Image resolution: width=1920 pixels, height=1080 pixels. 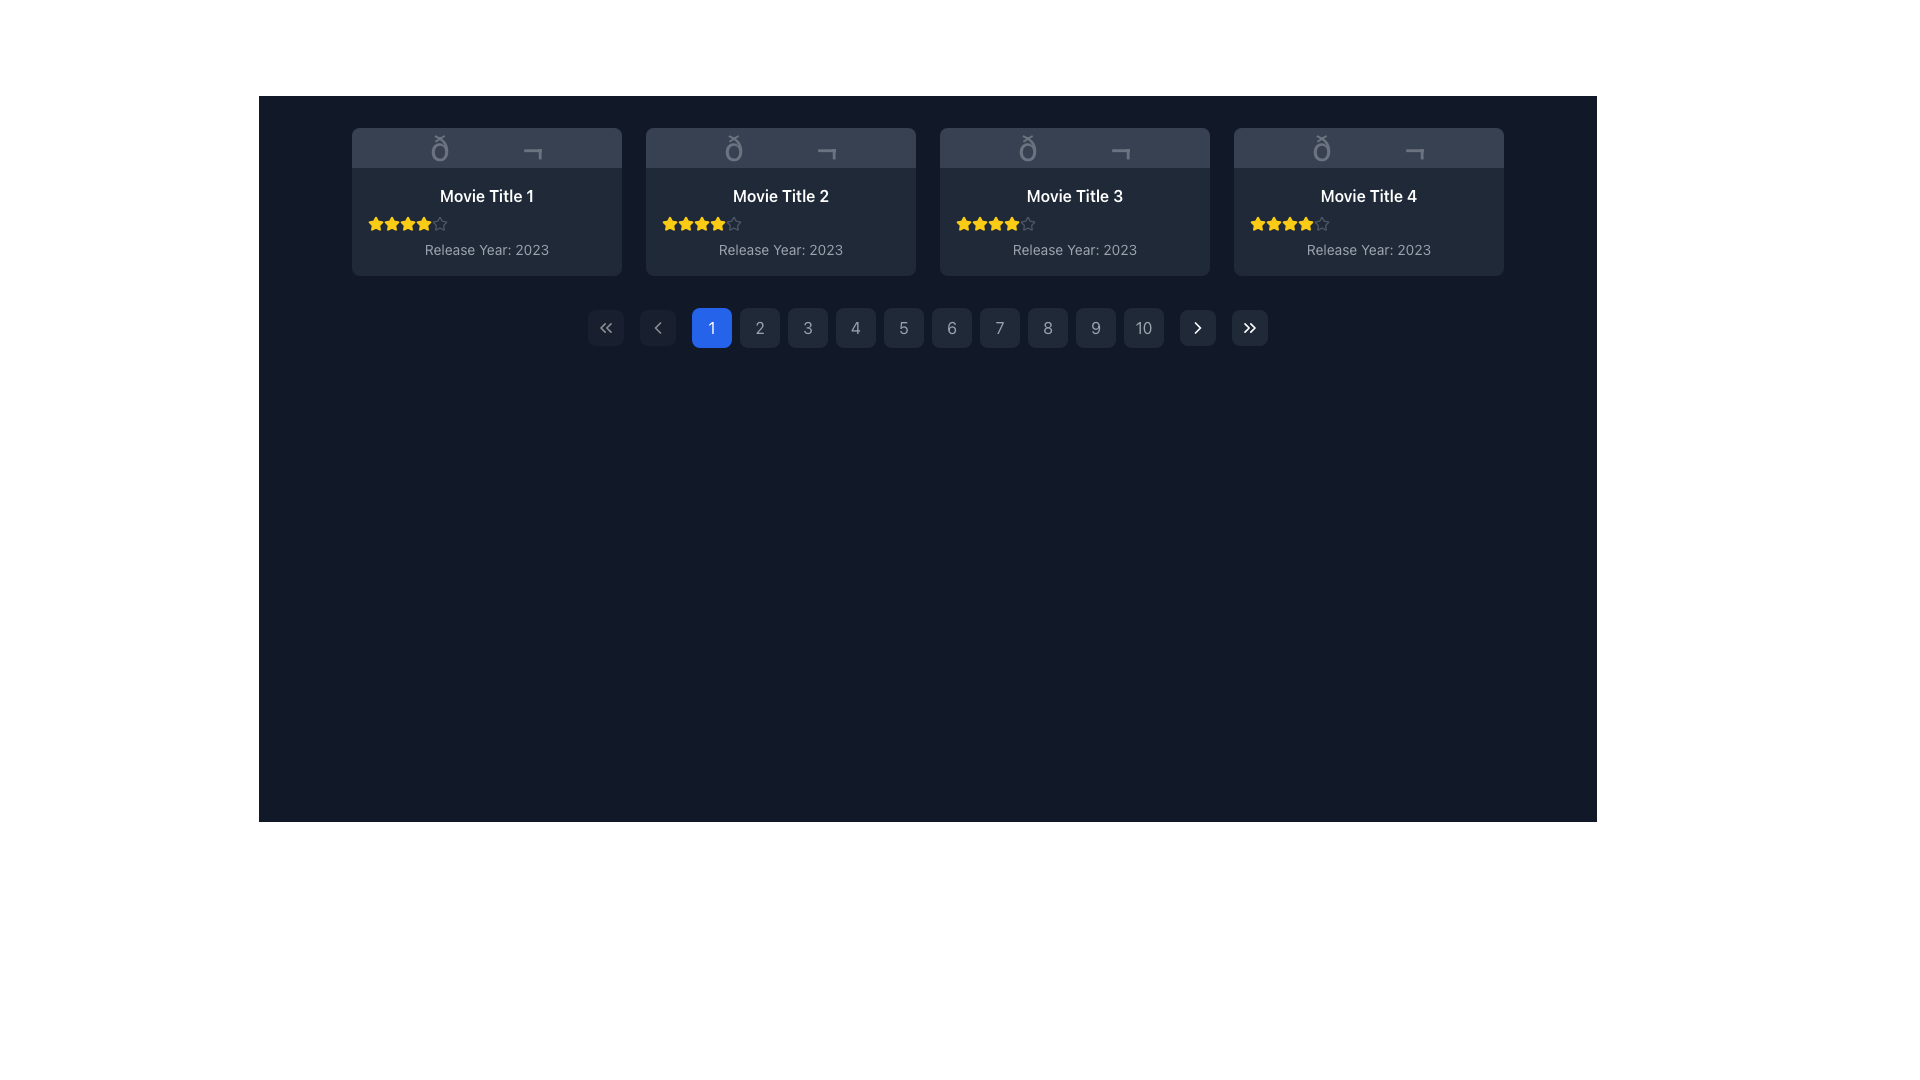 What do you see at coordinates (670, 223) in the screenshot?
I see `the star icon for 'Movie Title 2', which is the third star` at bounding box center [670, 223].